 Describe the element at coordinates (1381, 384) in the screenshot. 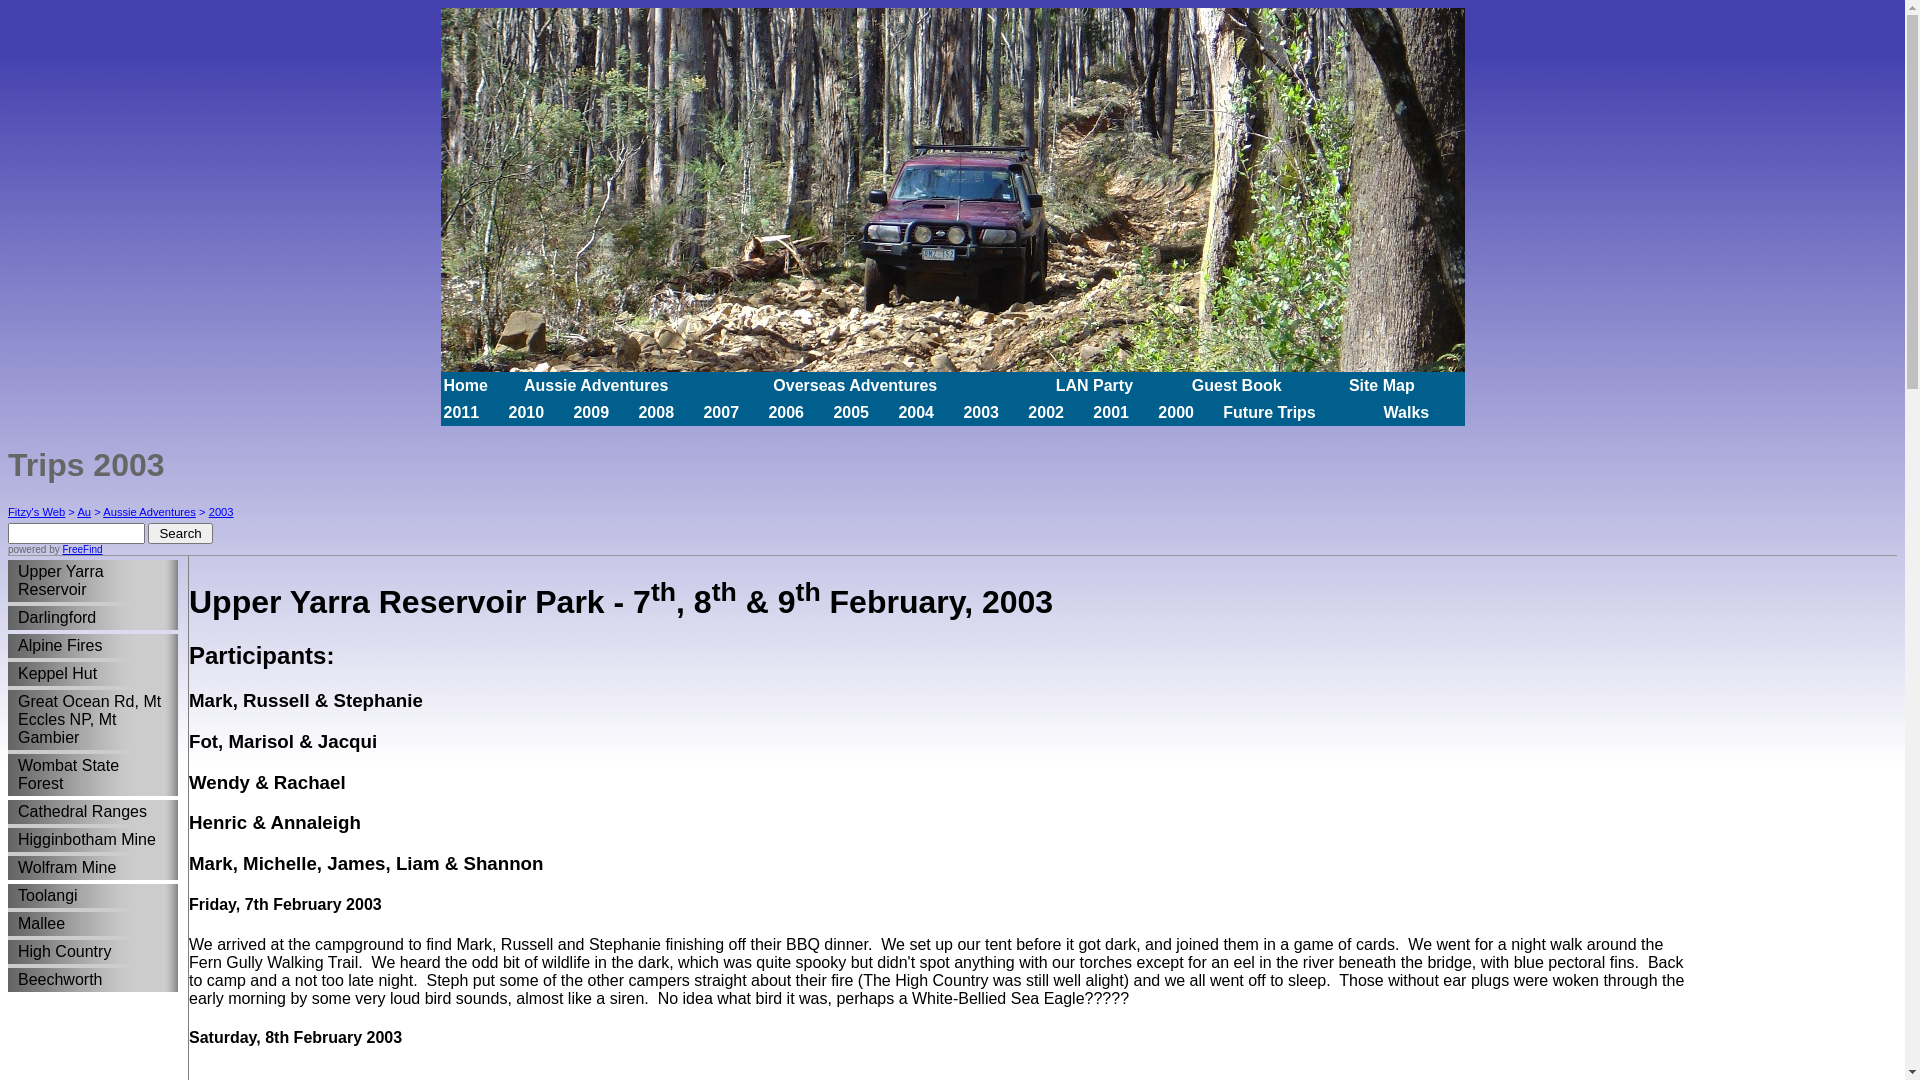

I see `'Site Map'` at that location.